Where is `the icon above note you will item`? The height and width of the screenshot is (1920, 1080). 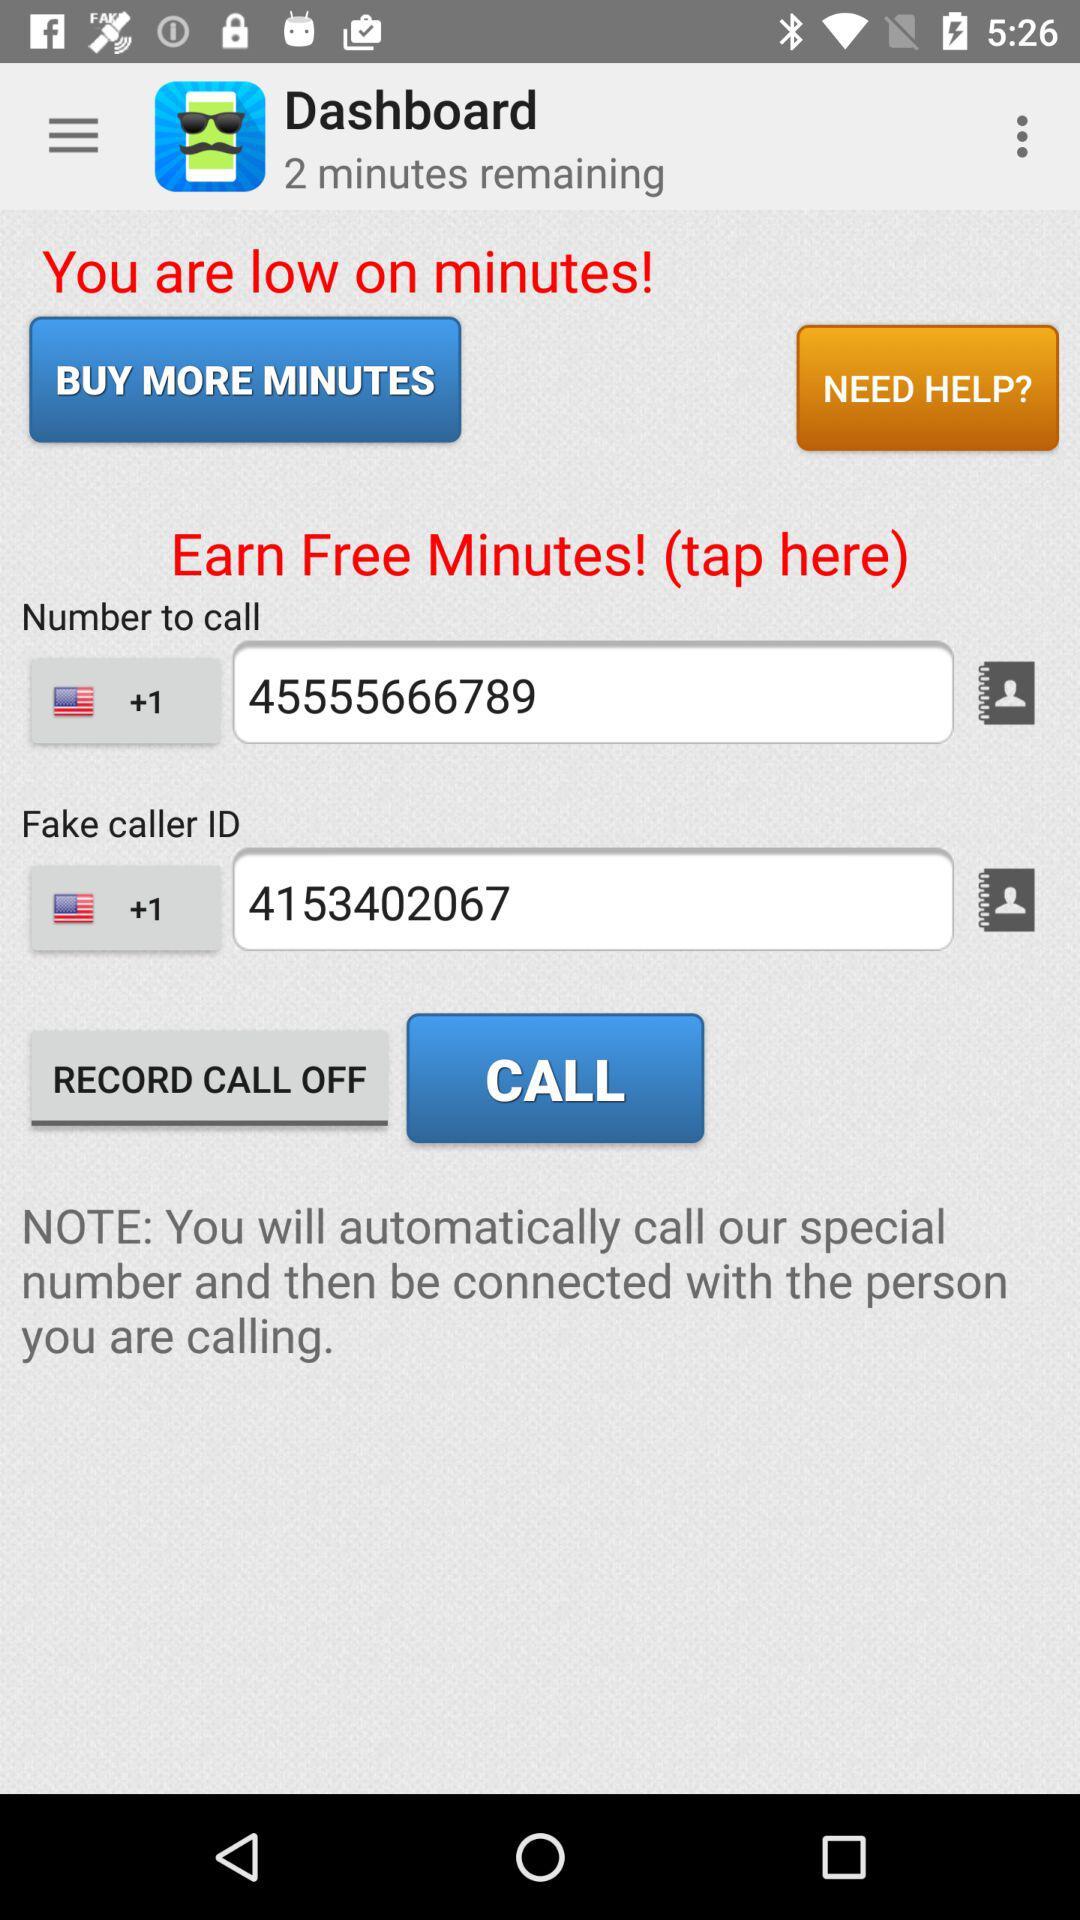 the icon above note you will item is located at coordinates (209, 1077).